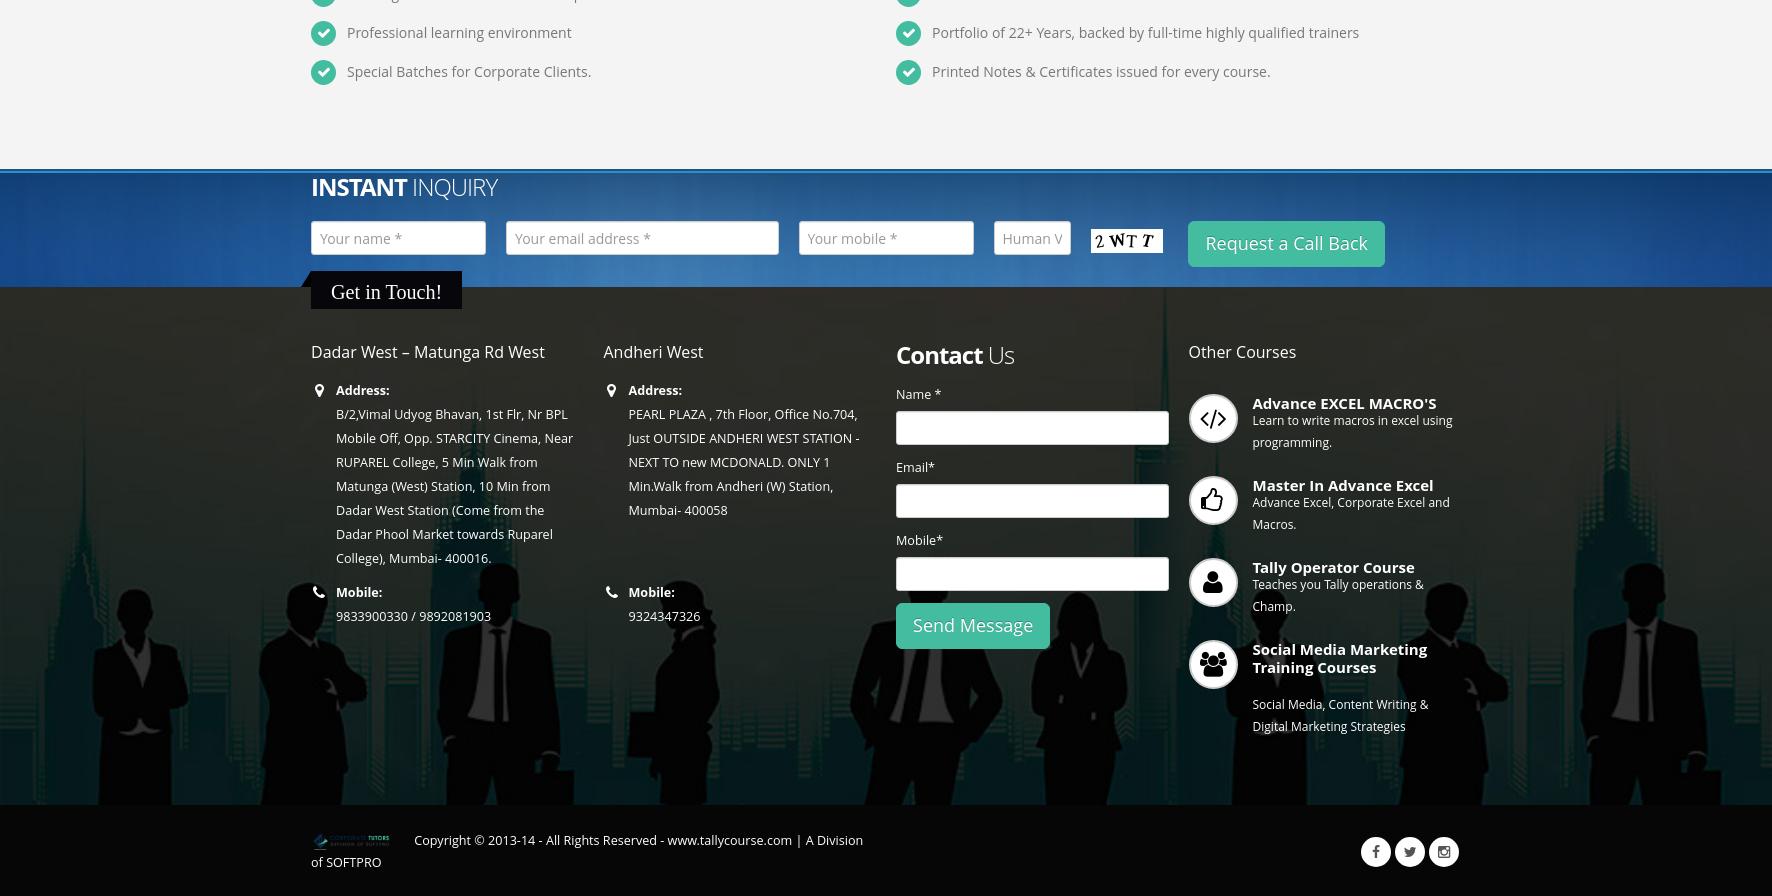 This screenshot has height=896, width=1772. What do you see at coordinates (606, 839) in the screenshot?
I see `'Copyright © 2013-14 - All Rights Reserved - www.tallycourse.com |'` at bounding box center [606, 839].